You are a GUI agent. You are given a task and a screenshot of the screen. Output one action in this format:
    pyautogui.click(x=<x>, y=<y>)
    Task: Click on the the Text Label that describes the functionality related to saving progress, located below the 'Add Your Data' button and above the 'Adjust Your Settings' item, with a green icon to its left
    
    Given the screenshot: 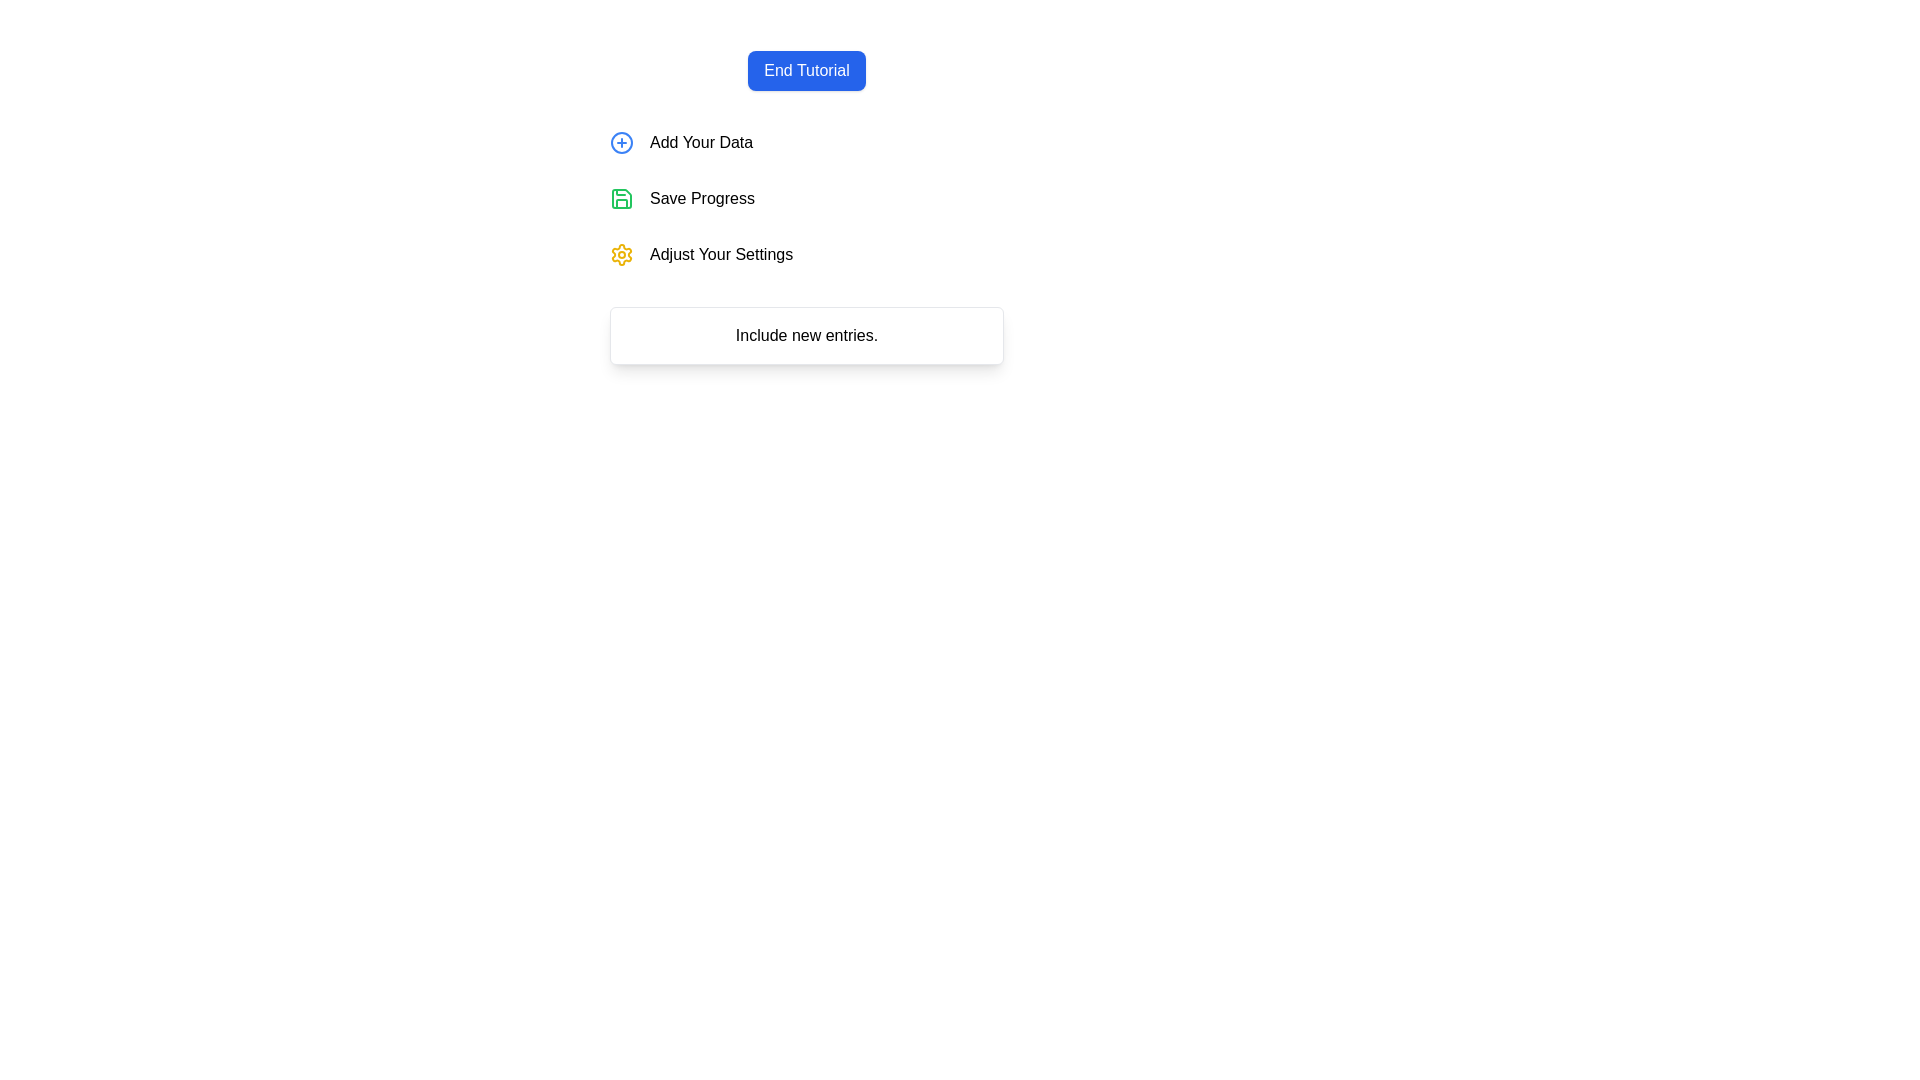 What is the action you would take?
    pyautogui.click(x=702, y=199)
    